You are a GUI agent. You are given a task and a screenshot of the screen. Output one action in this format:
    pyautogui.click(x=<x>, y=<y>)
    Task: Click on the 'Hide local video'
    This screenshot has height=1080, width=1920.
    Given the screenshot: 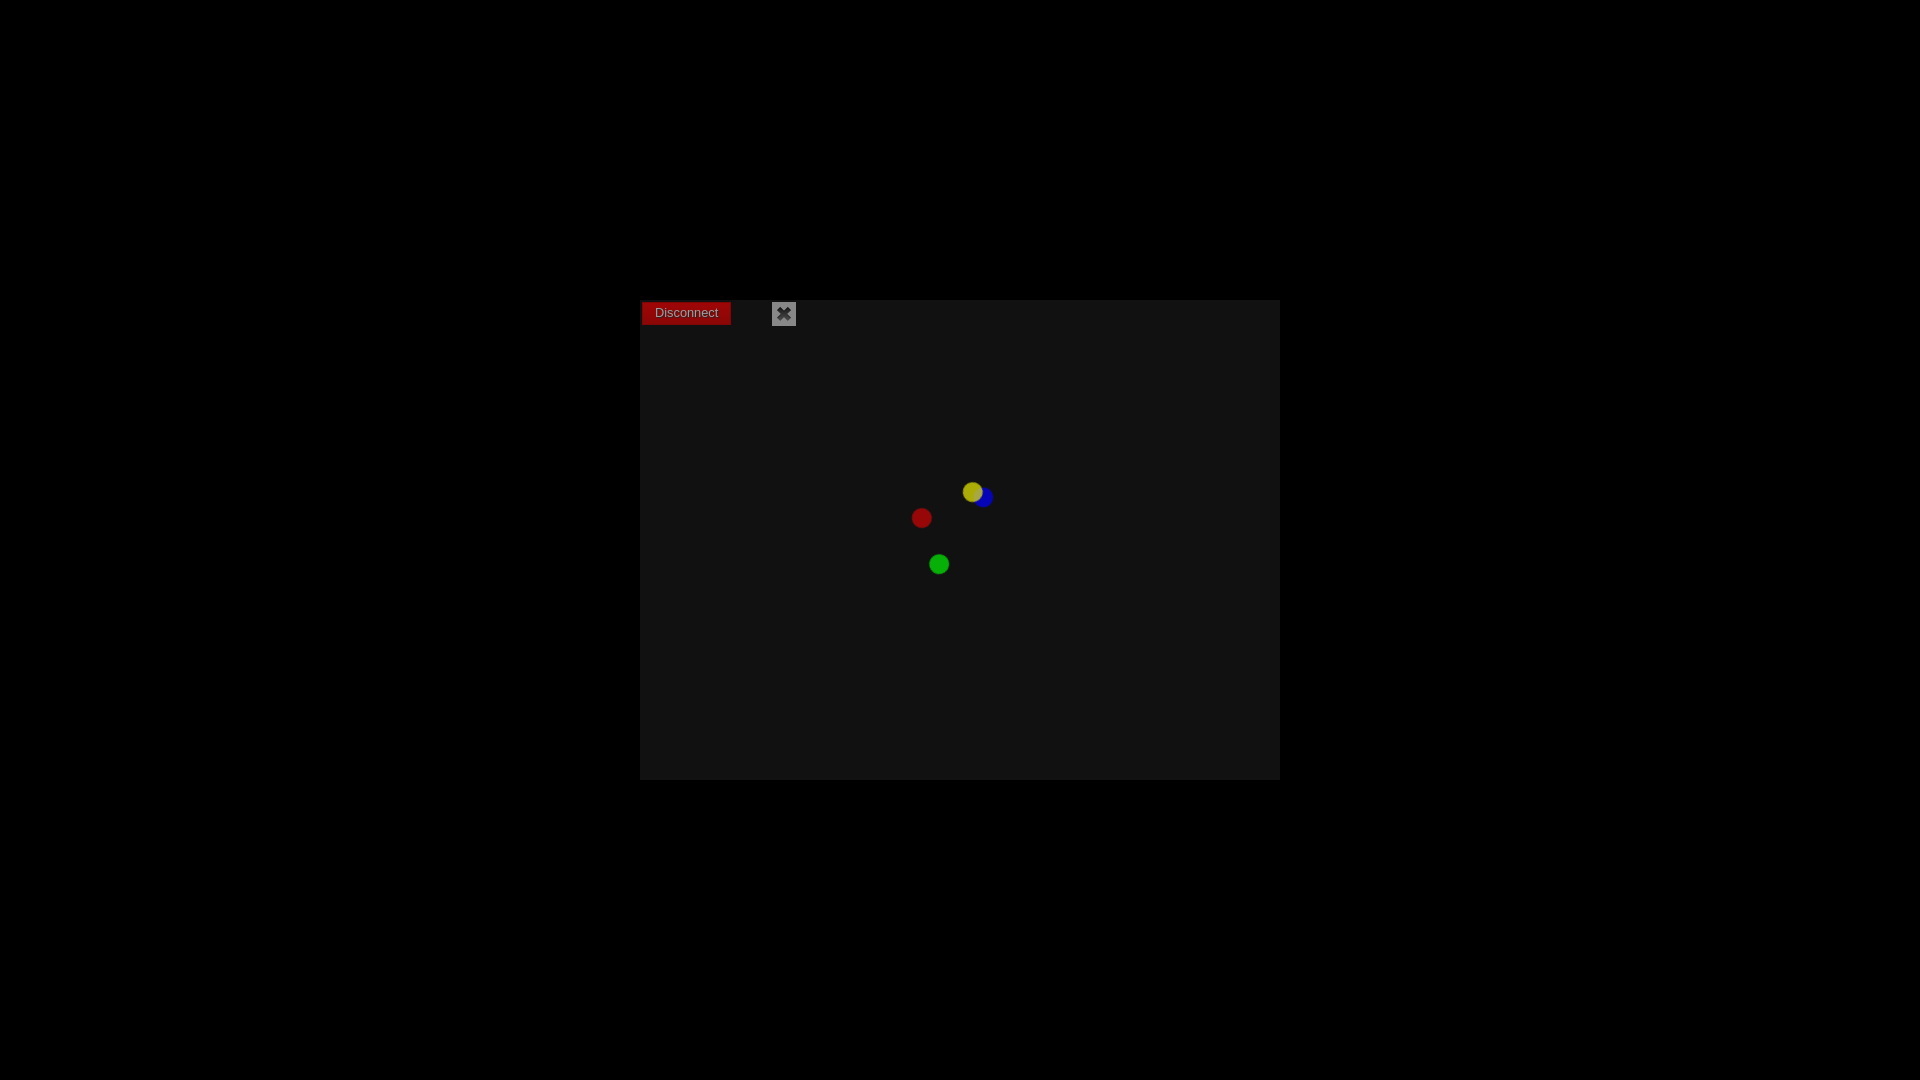 What is the action you would take?
    pyautogui.click(x=782, y=313)
    